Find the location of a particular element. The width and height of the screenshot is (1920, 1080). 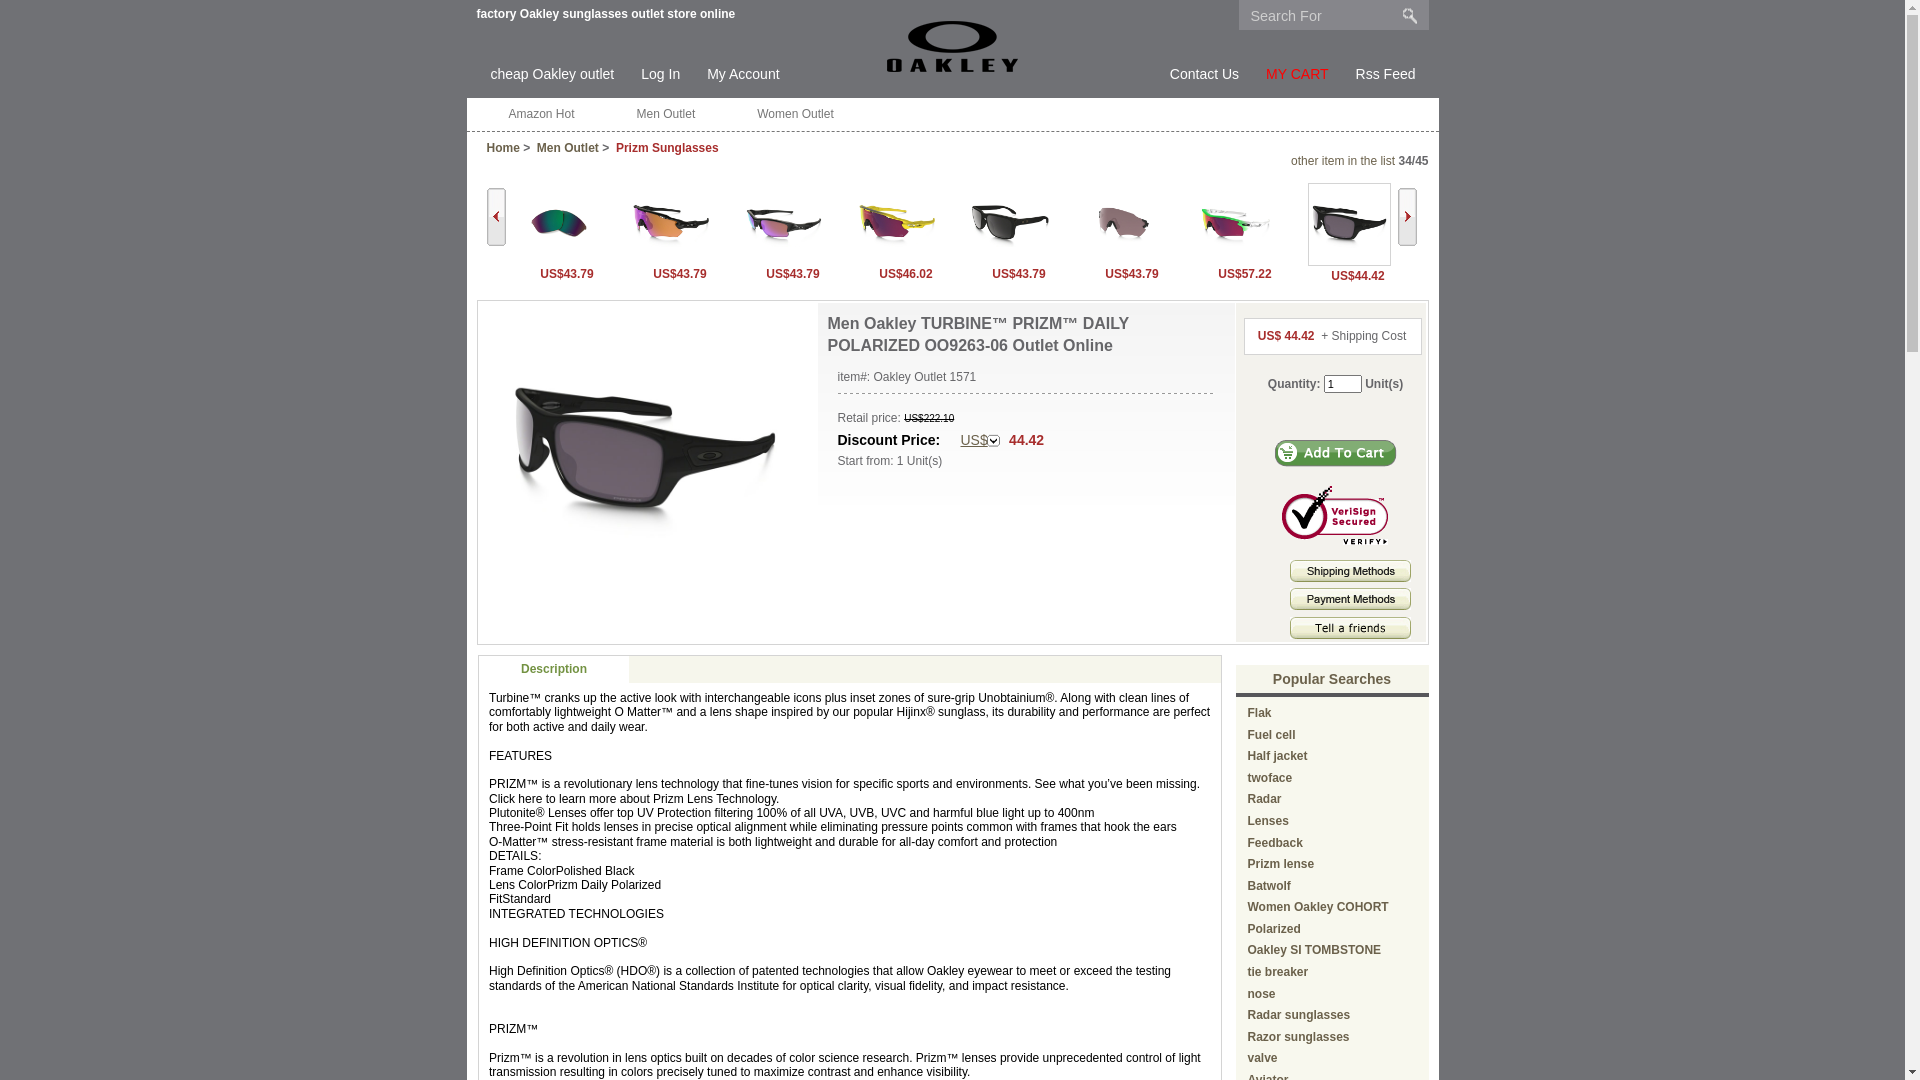

' Tell A Friends ' is located at coordinates (1350, 627).